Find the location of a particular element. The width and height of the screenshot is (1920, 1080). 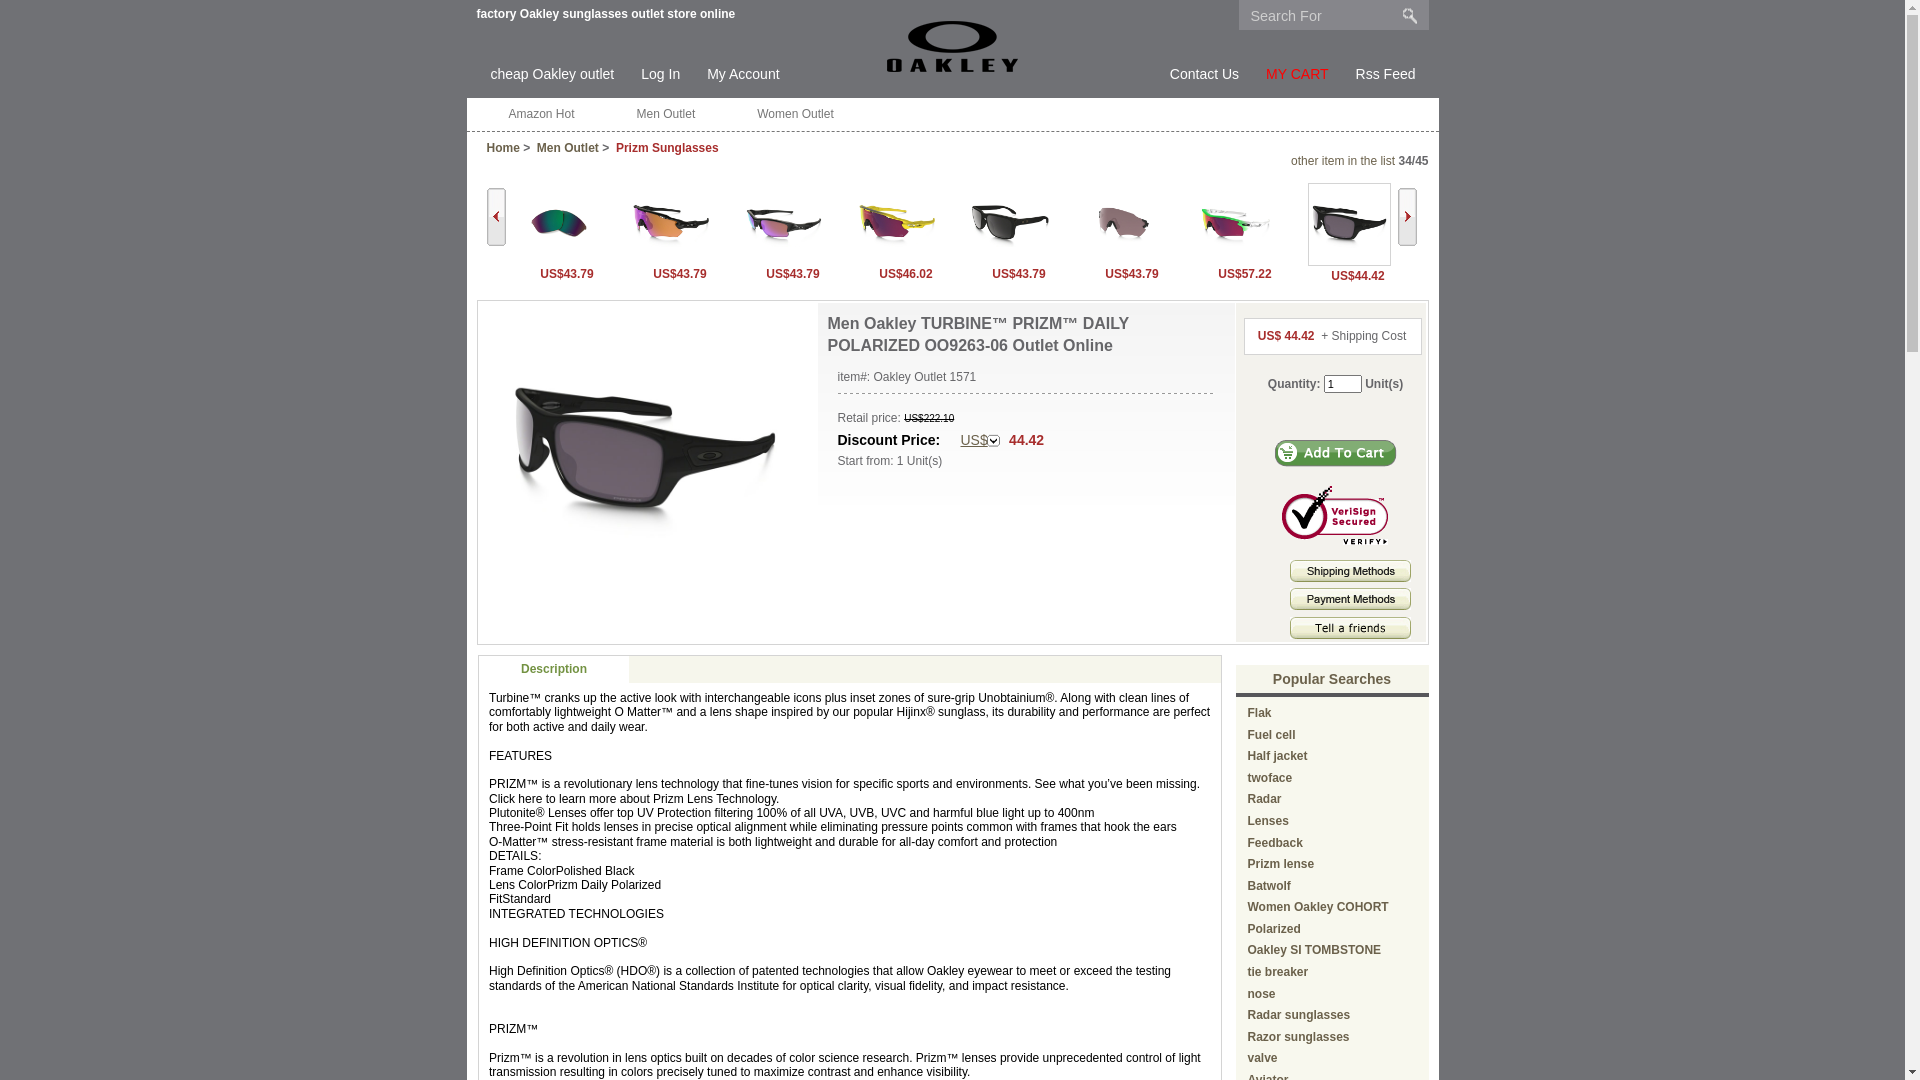

' Tell A Friends ' is located at coordinates (1350, 627).